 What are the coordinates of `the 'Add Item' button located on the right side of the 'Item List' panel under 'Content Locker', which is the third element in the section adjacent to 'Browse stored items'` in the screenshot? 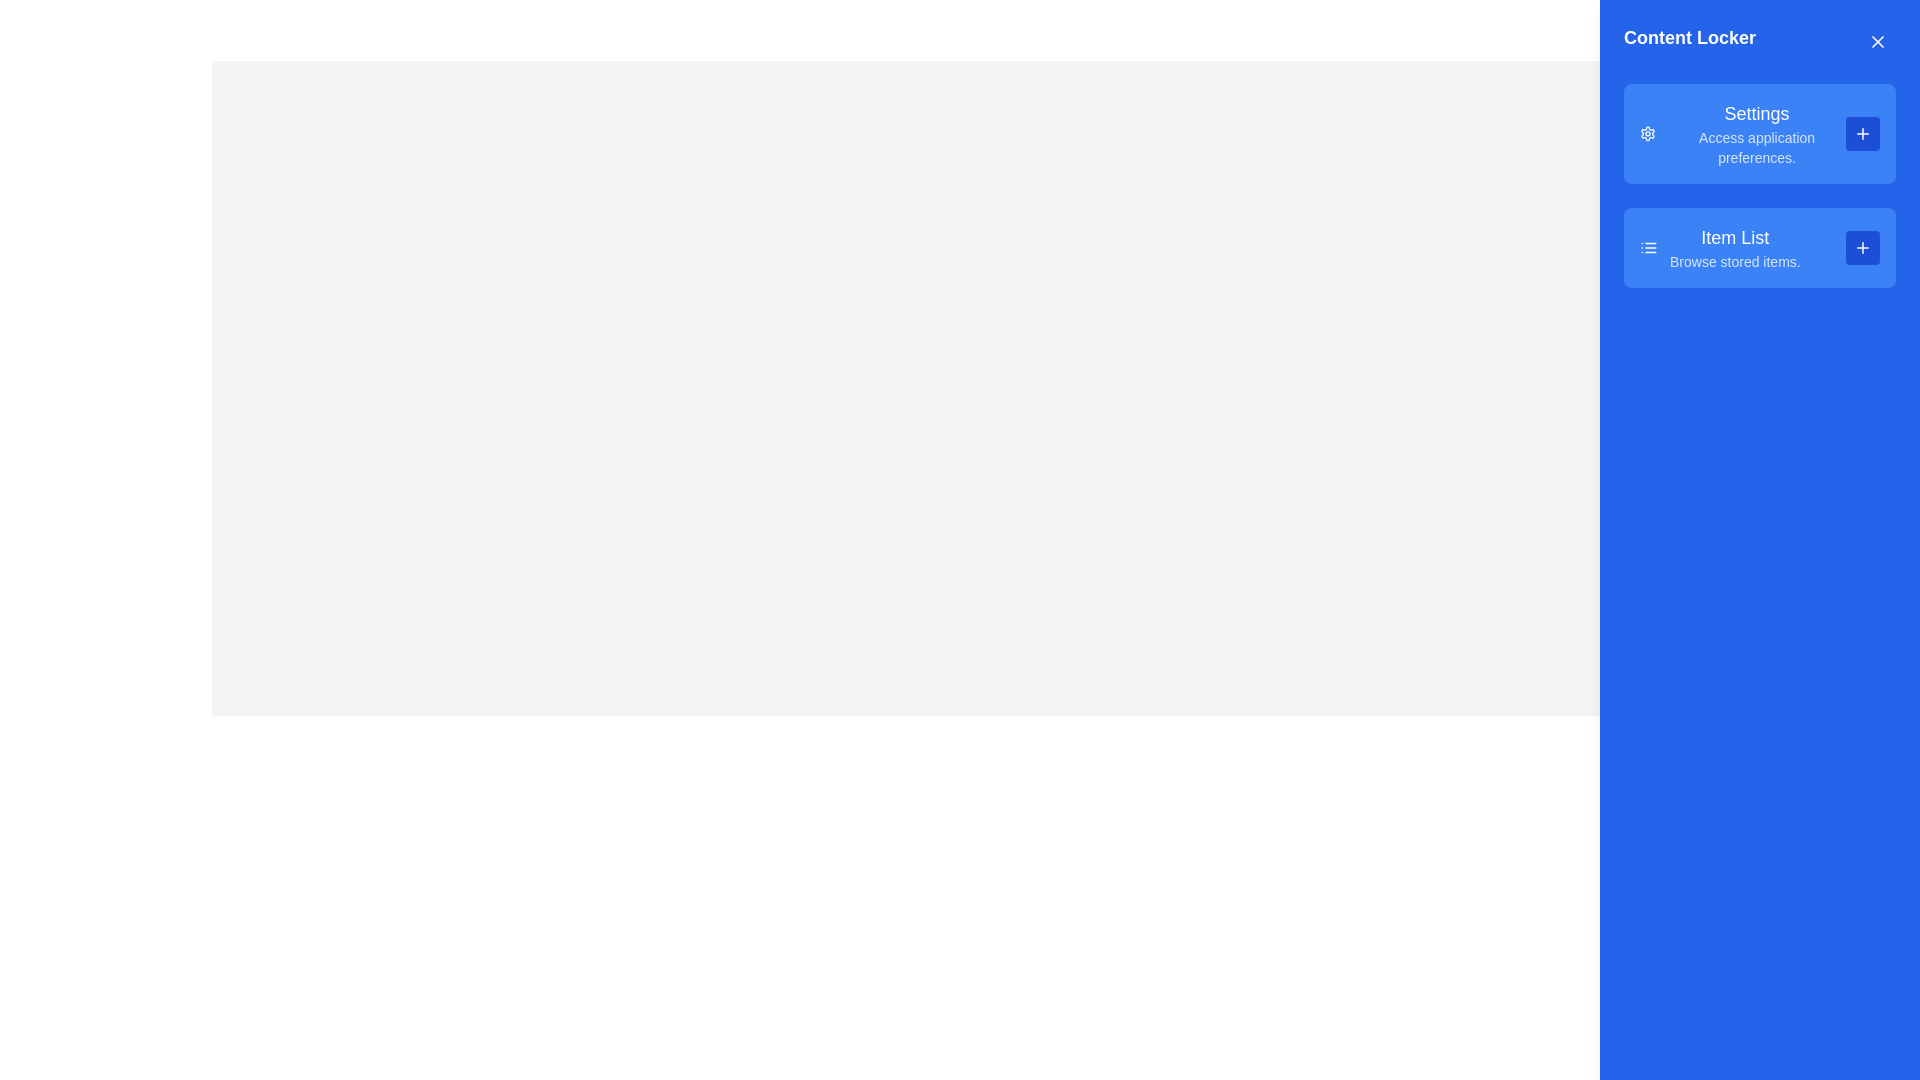 It's located at (1861, 246).